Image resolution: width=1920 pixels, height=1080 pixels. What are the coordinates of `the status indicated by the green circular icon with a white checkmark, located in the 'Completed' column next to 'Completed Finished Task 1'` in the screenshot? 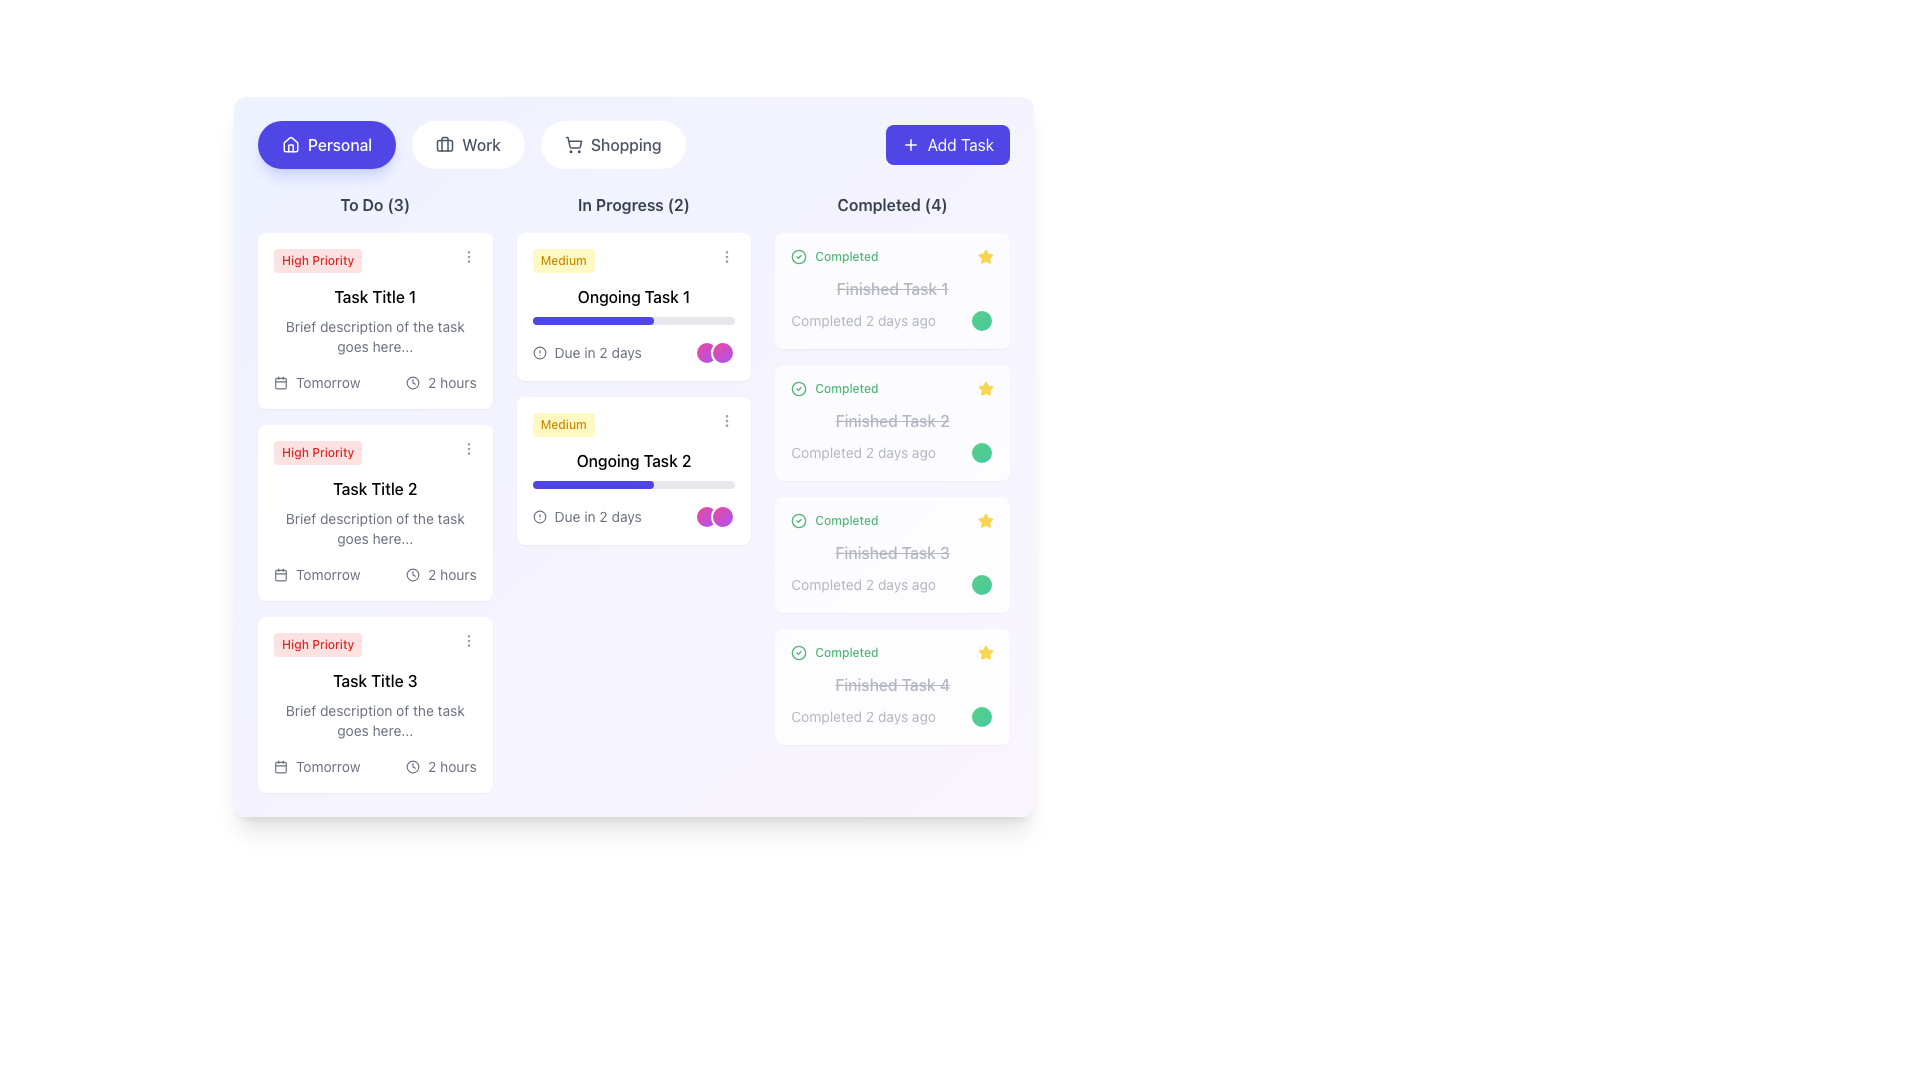 It's located at (798, 652).